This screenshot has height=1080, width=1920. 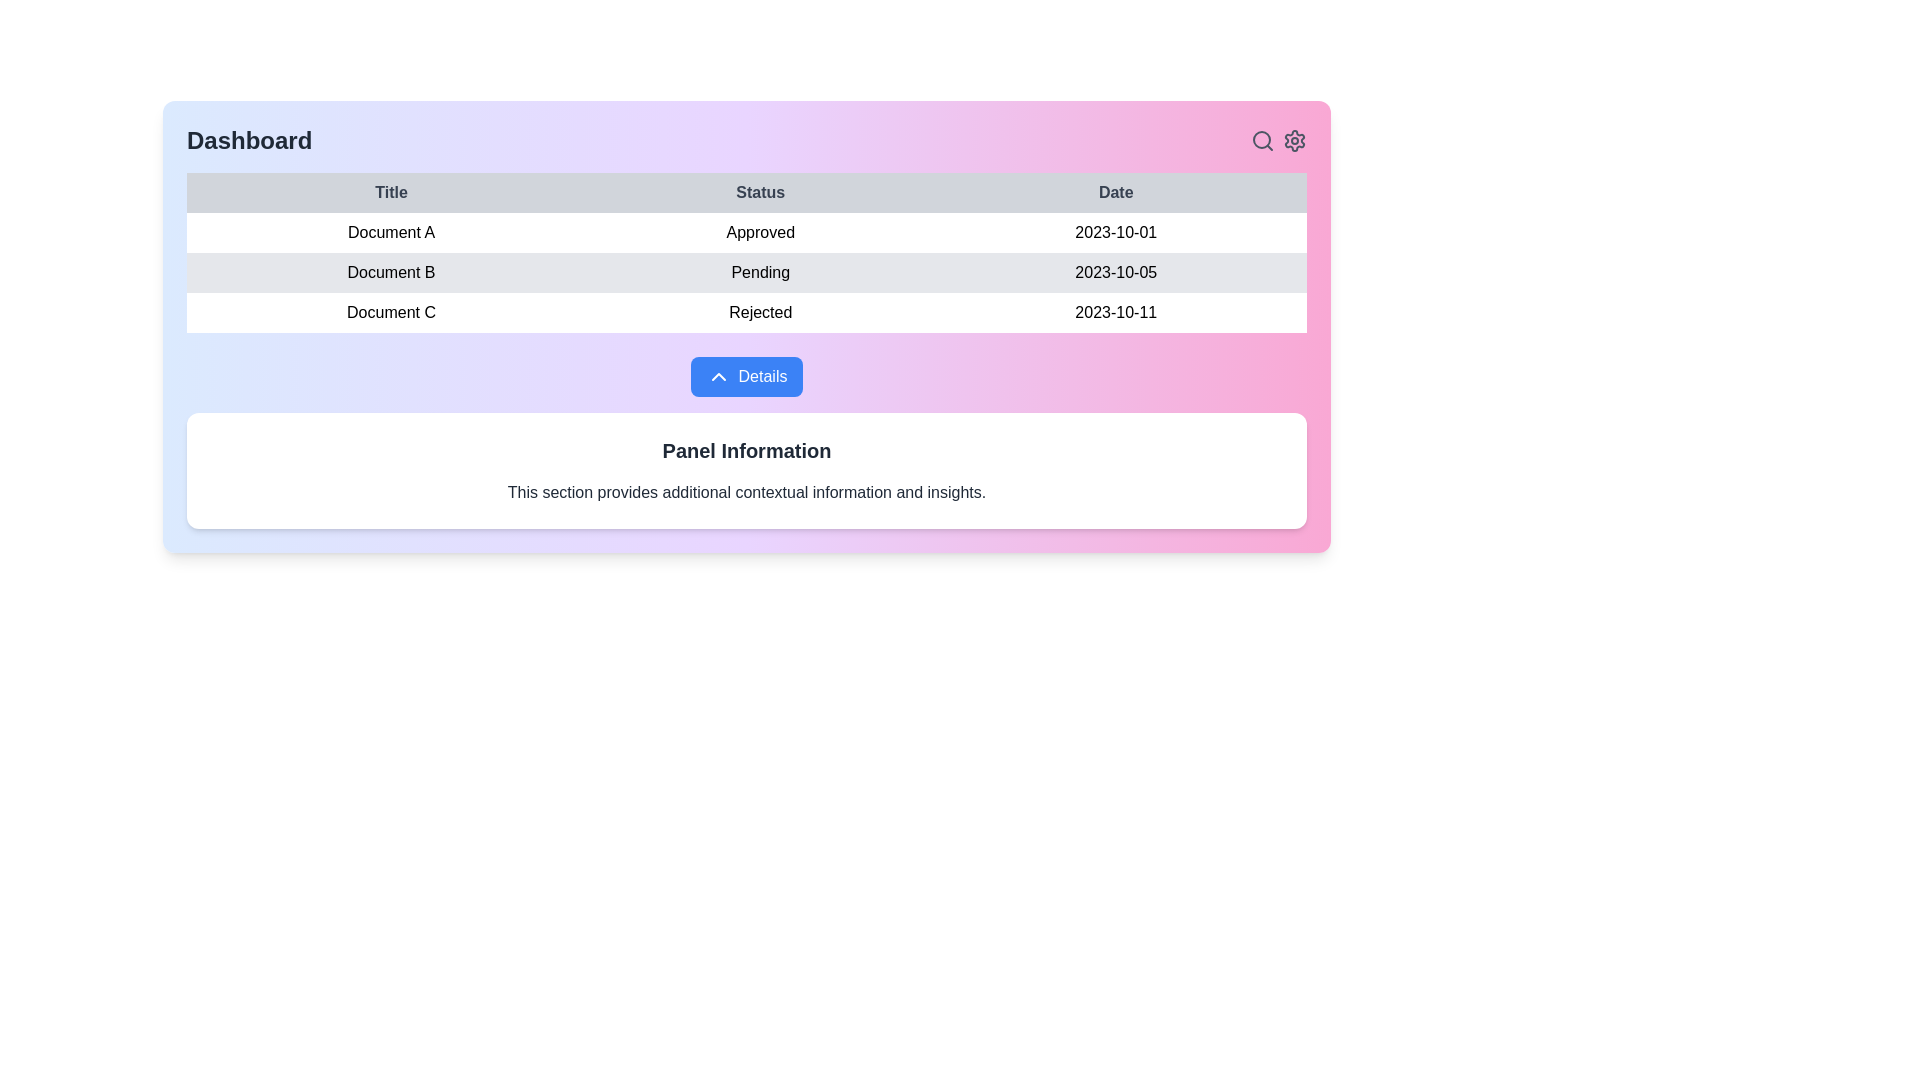 What do you see at coordinates (718, 377) in the screenshot?
I see `the small upward-facing chevron icon, which is white against a blue background, located to the left of the 'Details' button` at bounding box center [718, 377].